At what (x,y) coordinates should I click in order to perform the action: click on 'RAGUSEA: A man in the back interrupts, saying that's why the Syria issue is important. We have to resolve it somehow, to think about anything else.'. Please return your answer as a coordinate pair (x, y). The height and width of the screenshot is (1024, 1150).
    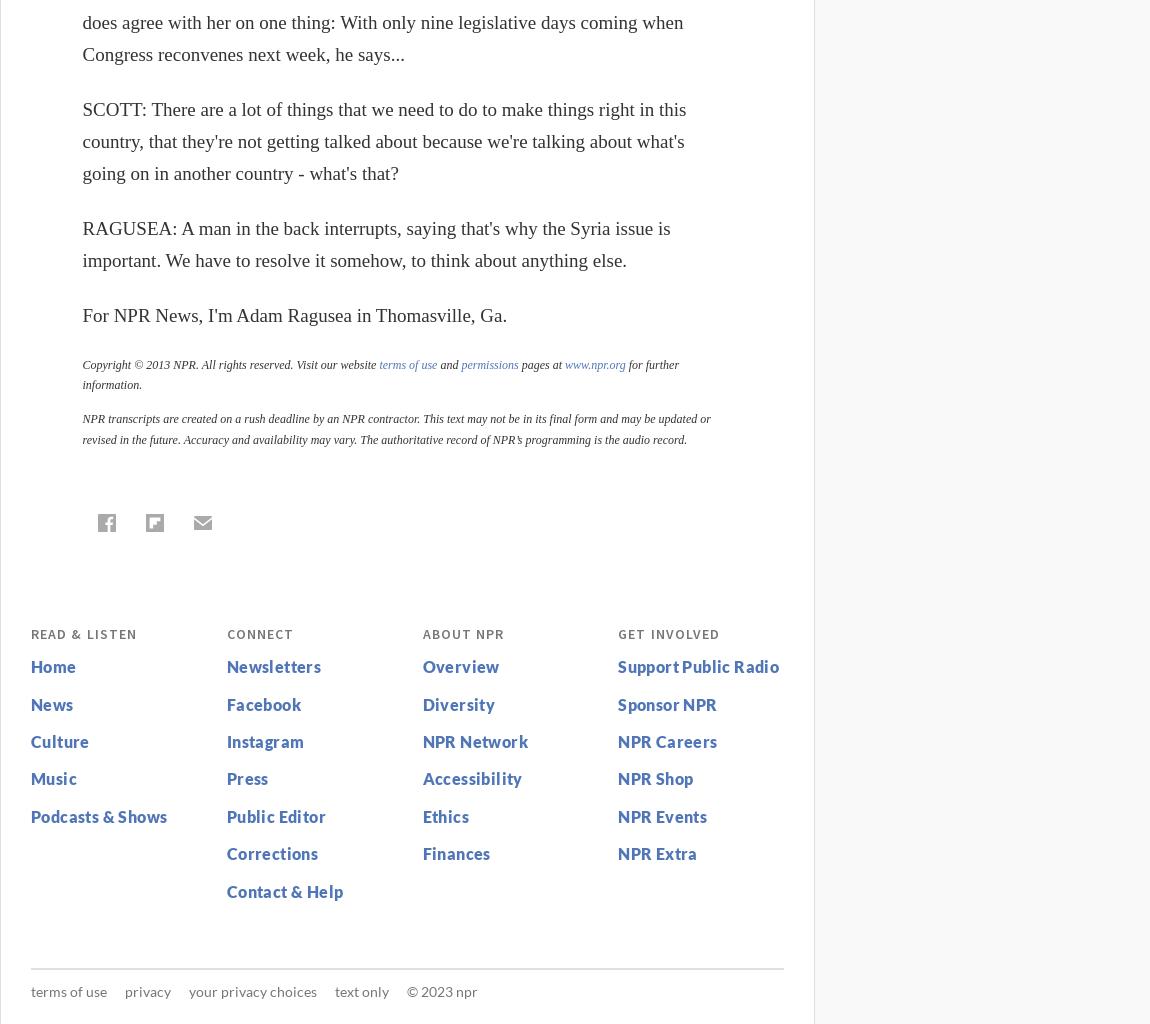
    Looking at the image, I should click on (376, 243).